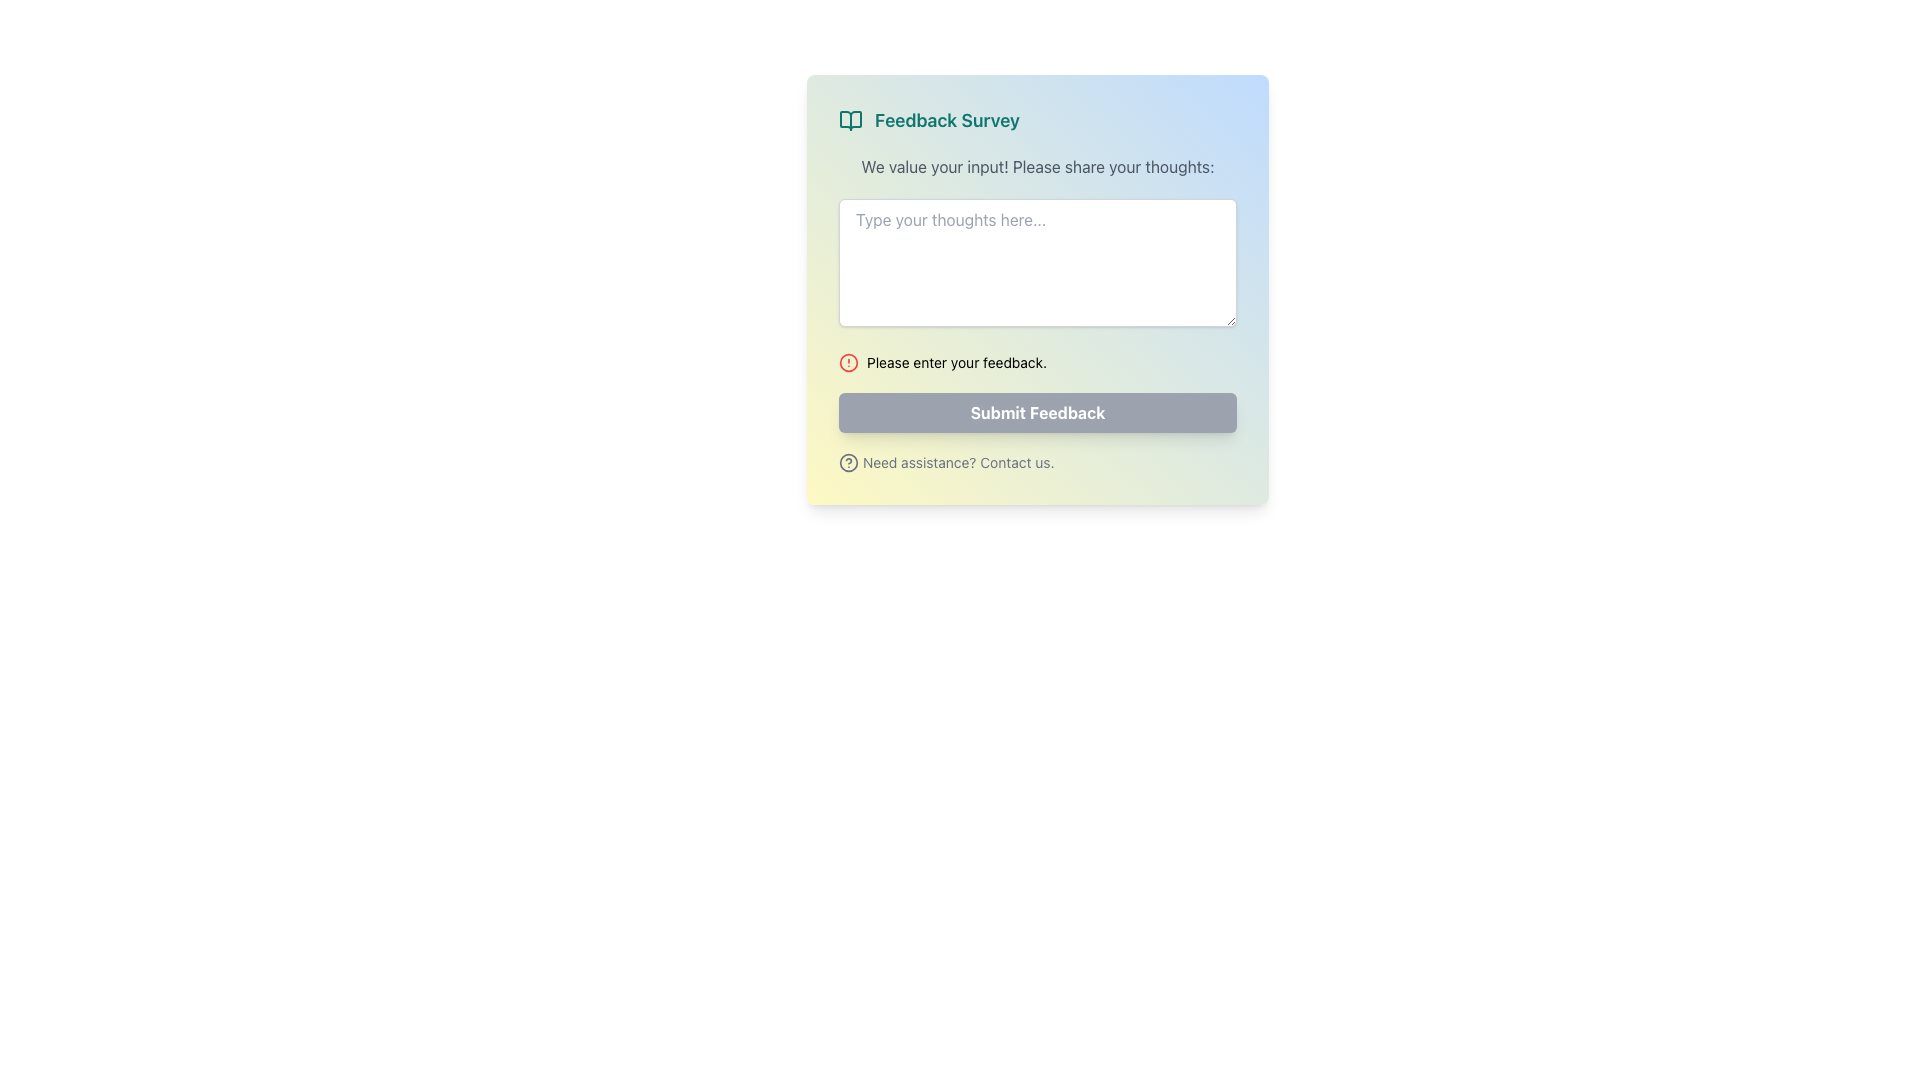 The width and height of the screenshot is (1920, 1080). Describe the element at coordinates (1037, 362) in the screenshot. I see `the alert message displaying 'Please enter your feedback.' with a warning symbol` at that location.